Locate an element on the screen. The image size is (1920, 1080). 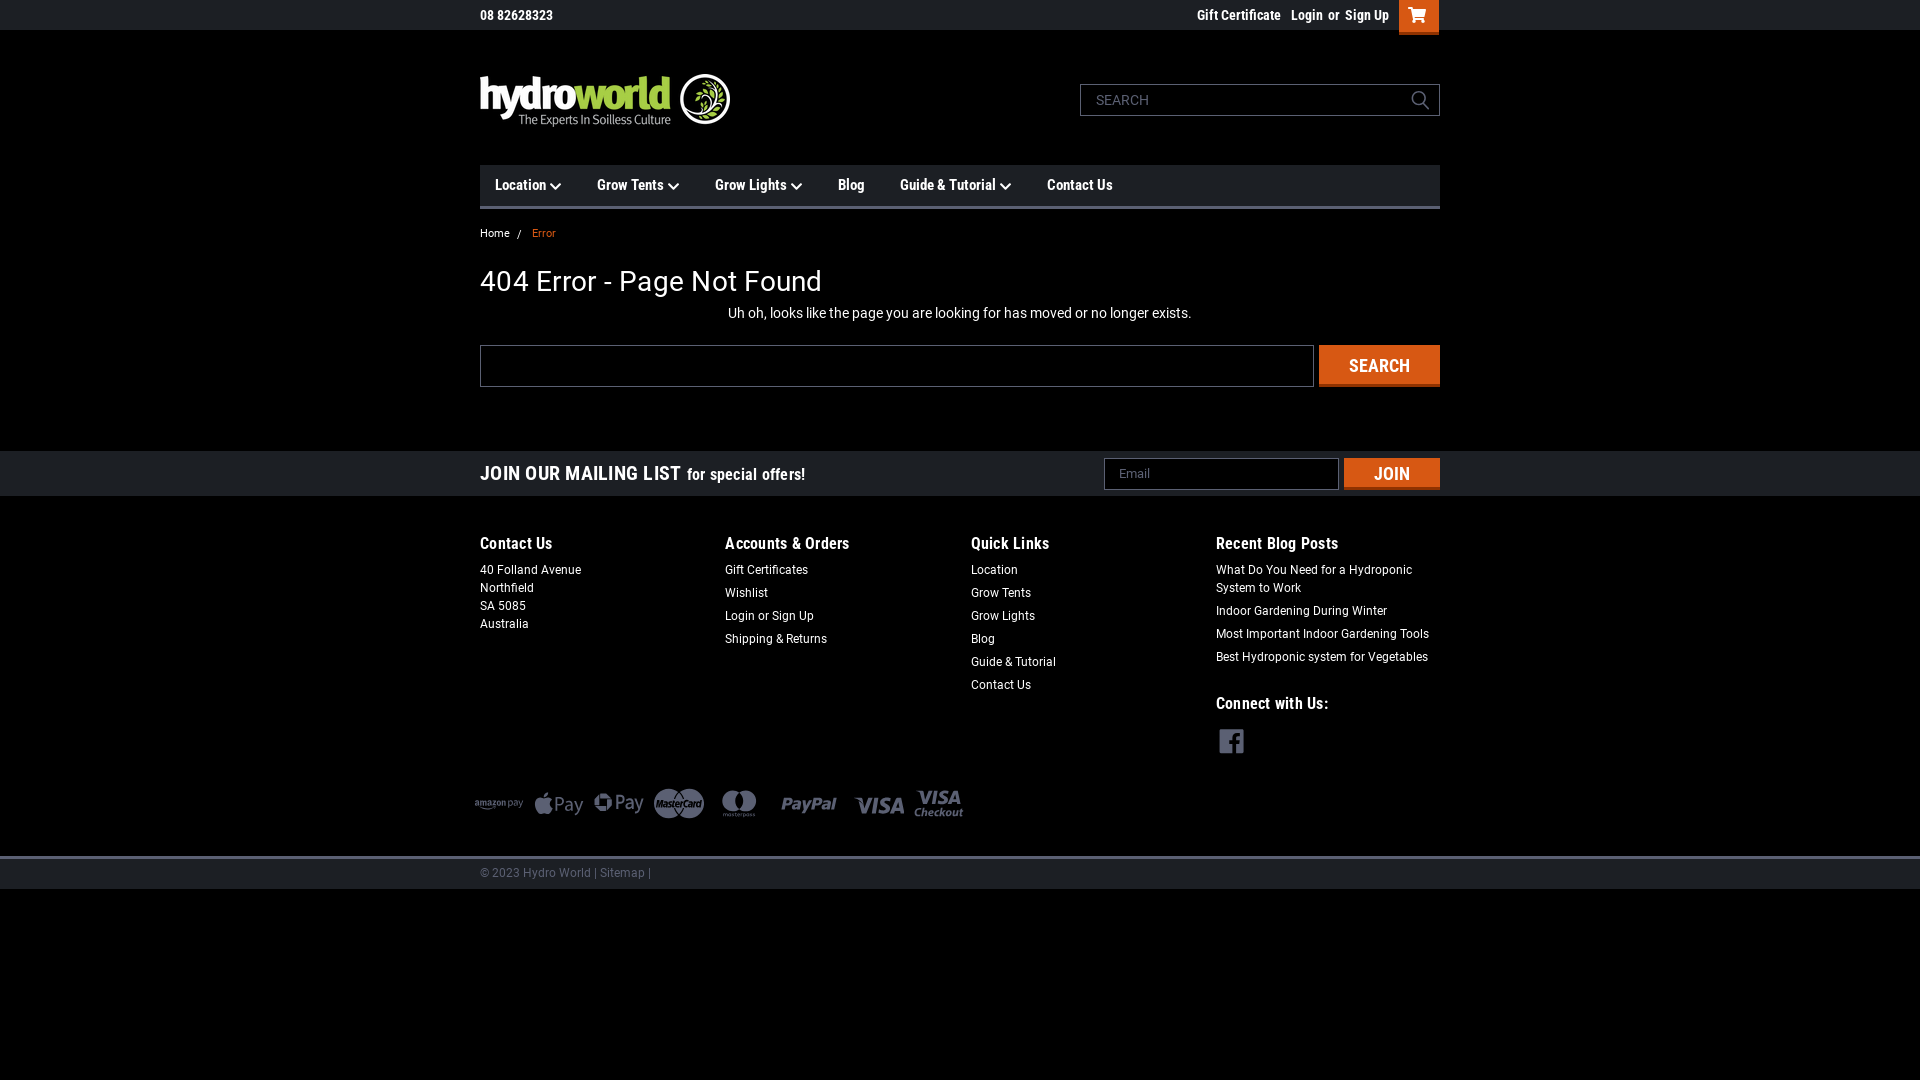
'Shipping & Returns' is located at coordinates (775, 639).